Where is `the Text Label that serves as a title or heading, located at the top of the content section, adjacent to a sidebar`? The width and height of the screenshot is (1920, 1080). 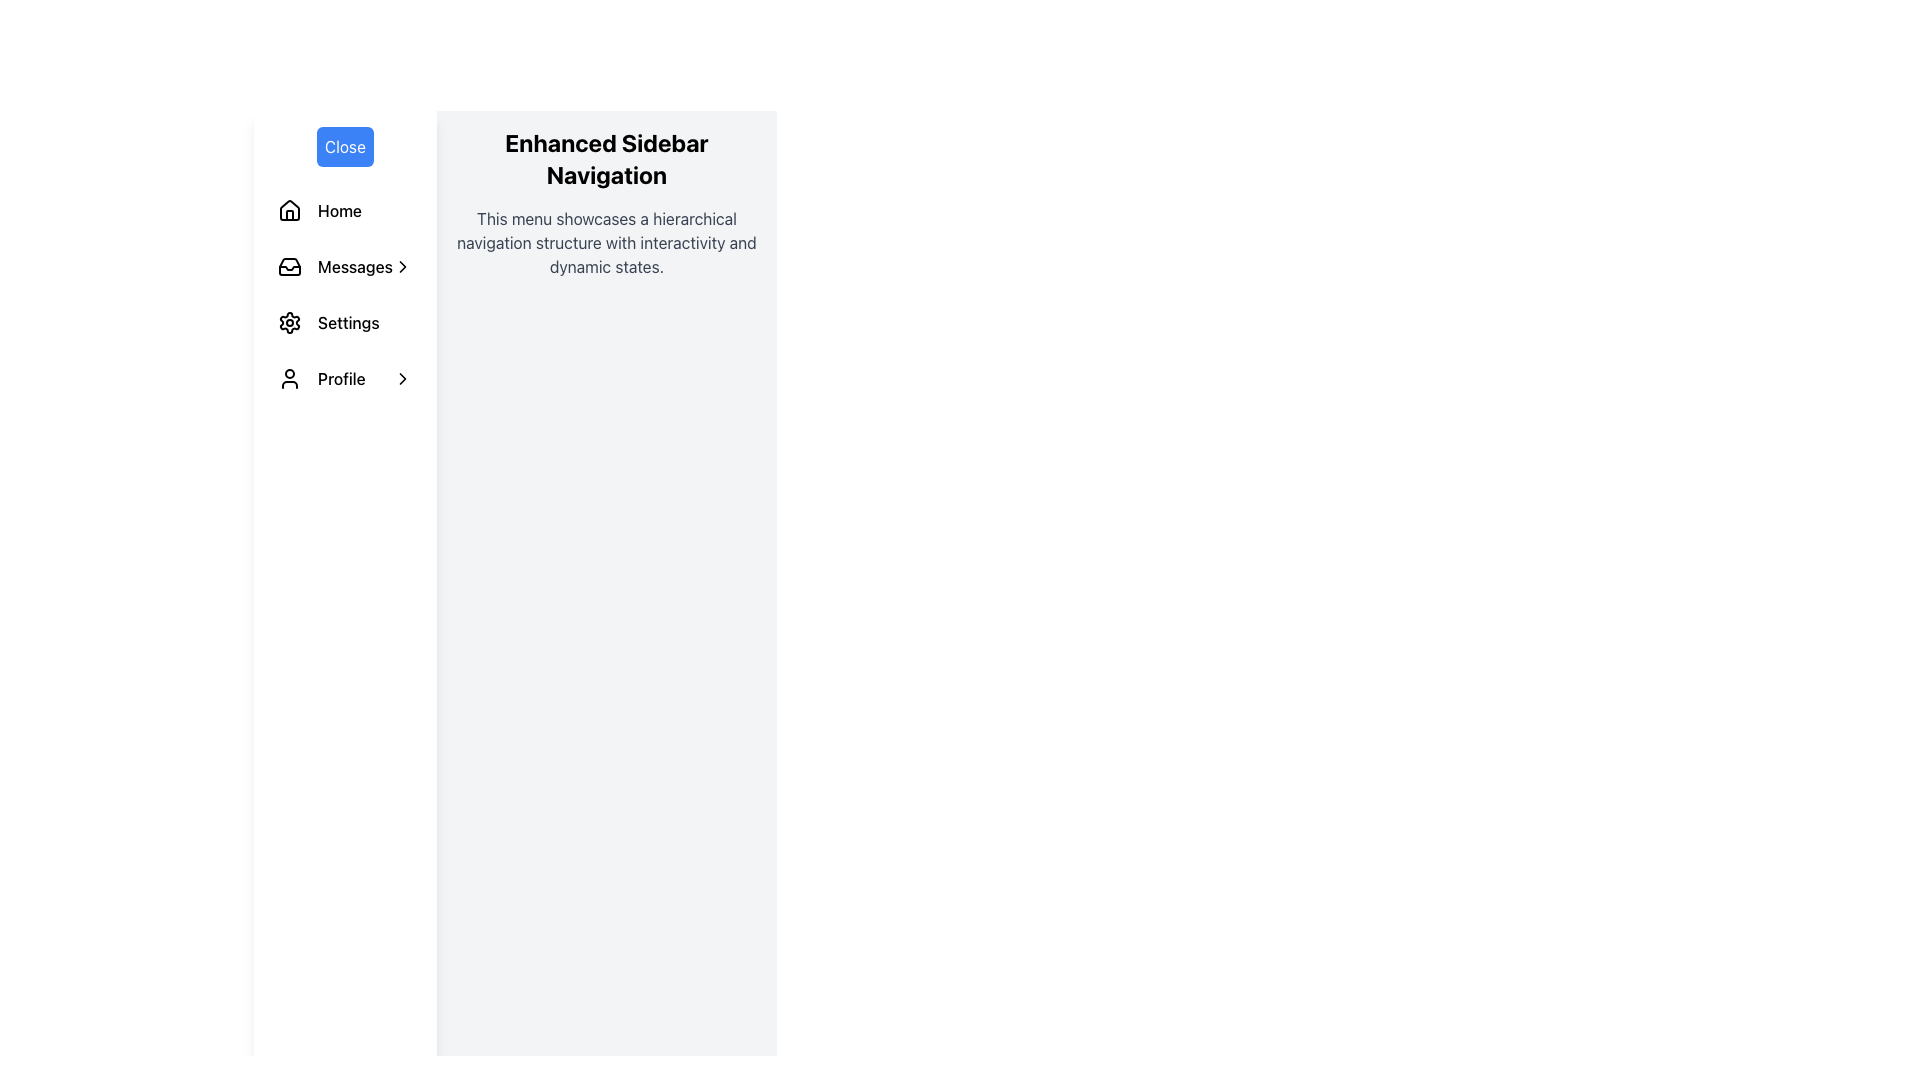
the Text Label that serves as a title or heading, located at the top of the content section, adjacent to a sidebar is located at coordinates (605, 157).